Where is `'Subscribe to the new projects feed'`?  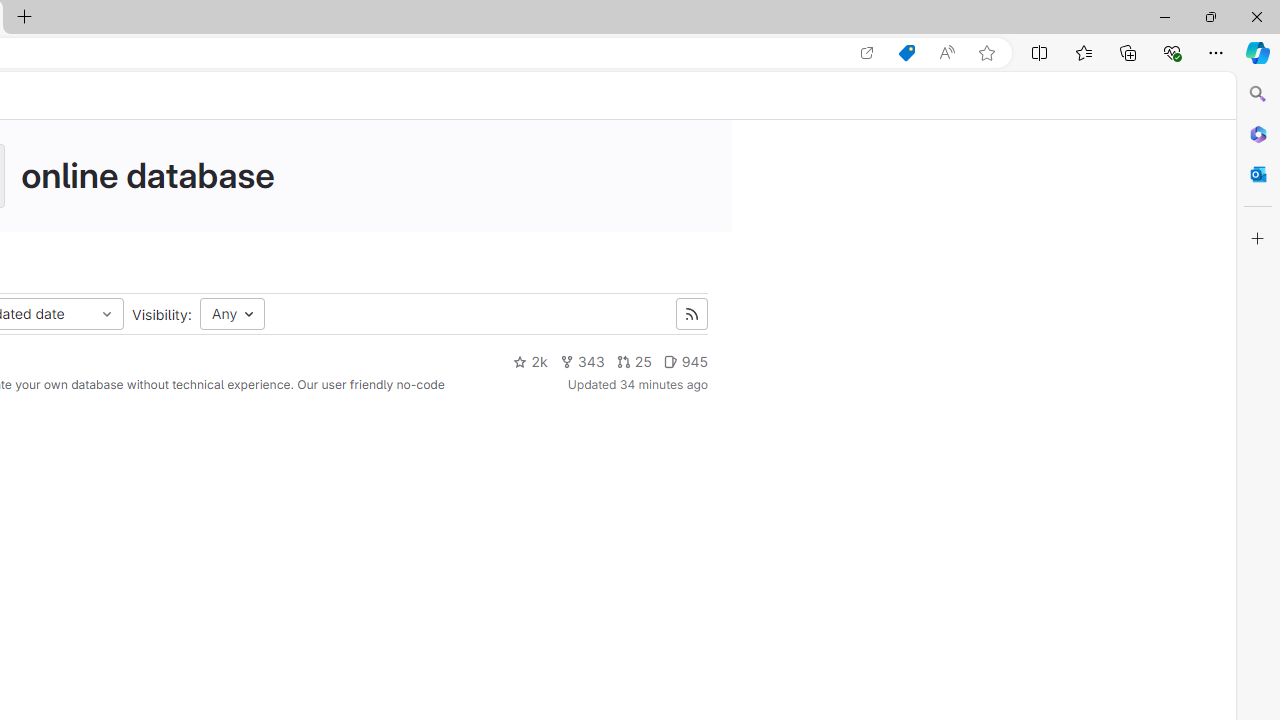
'Subscribe to the new projects feed' is located at coordinates (691, 314).